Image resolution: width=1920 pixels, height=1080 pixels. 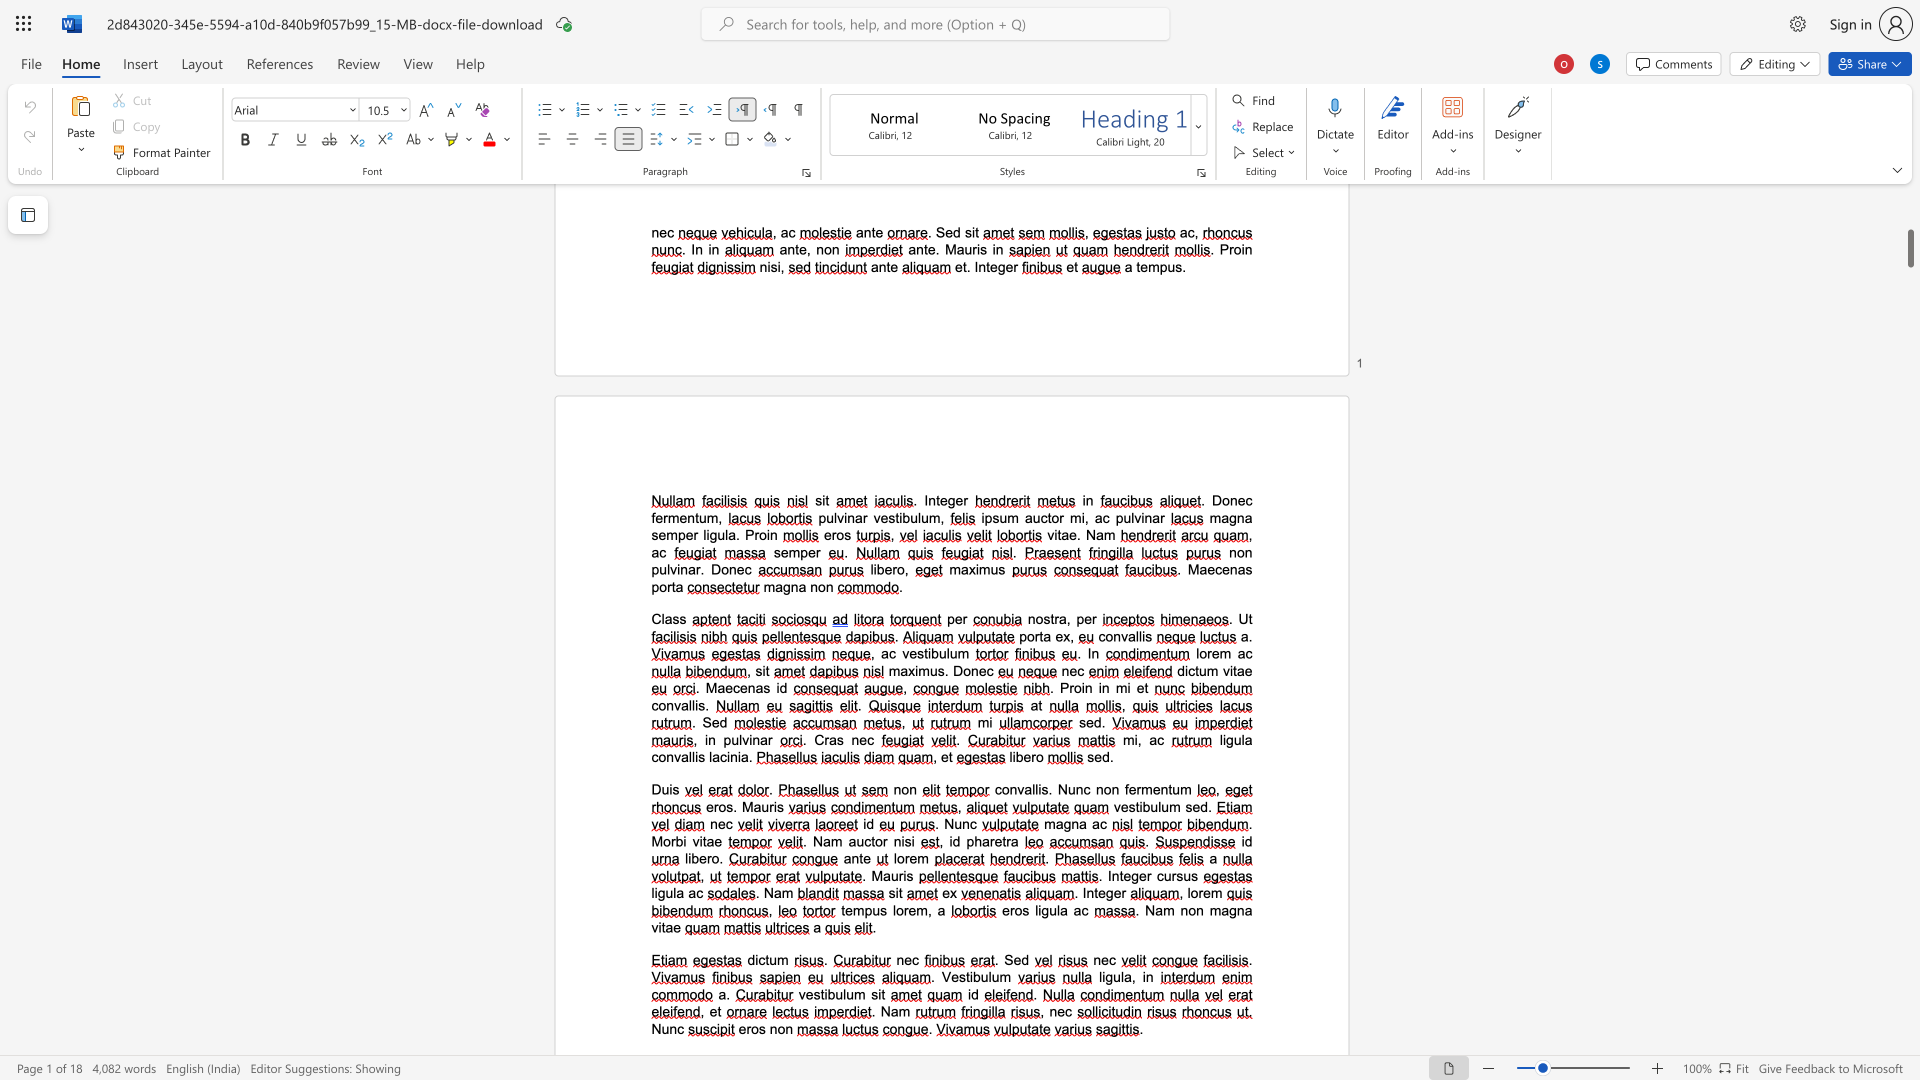 I want to click on the space between the continuous character "n" and "o" in the text, so click(x=818, y=586).